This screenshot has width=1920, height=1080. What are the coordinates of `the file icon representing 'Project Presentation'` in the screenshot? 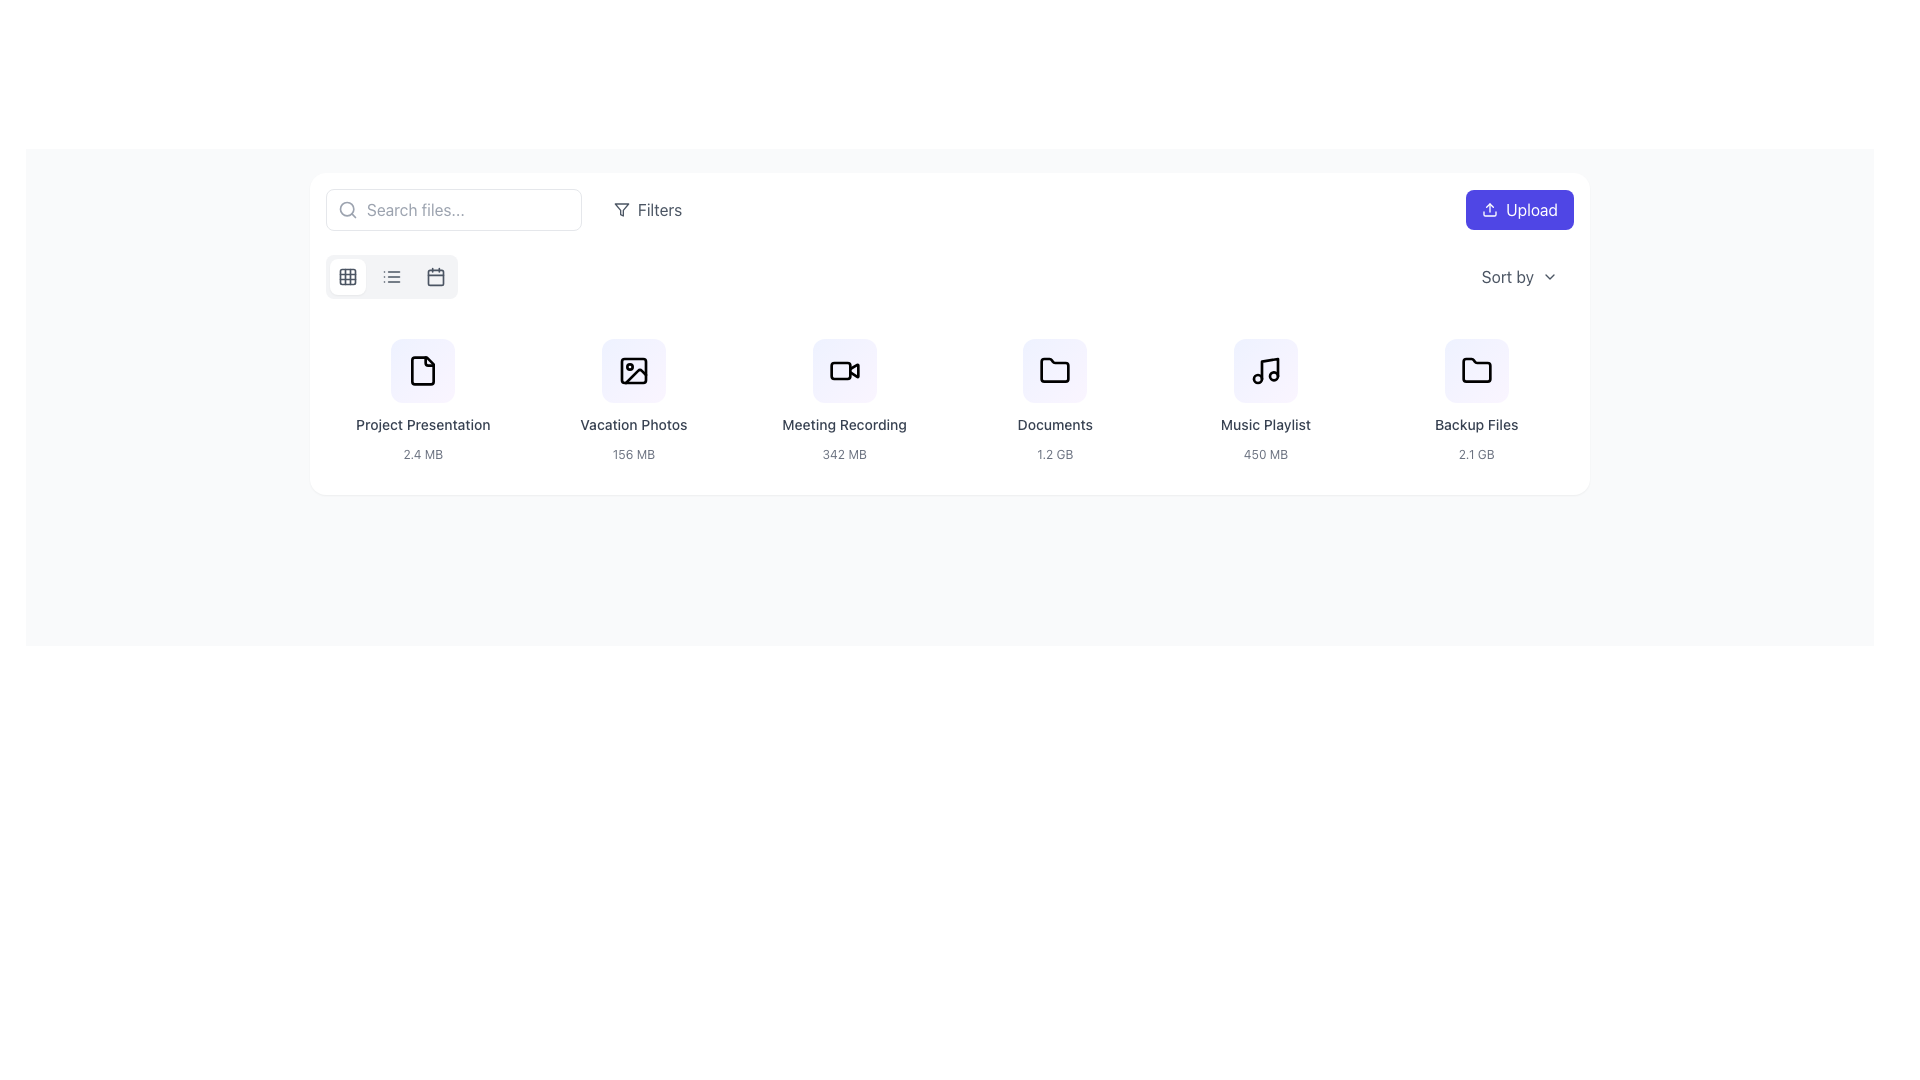 It's located at (422, 370).